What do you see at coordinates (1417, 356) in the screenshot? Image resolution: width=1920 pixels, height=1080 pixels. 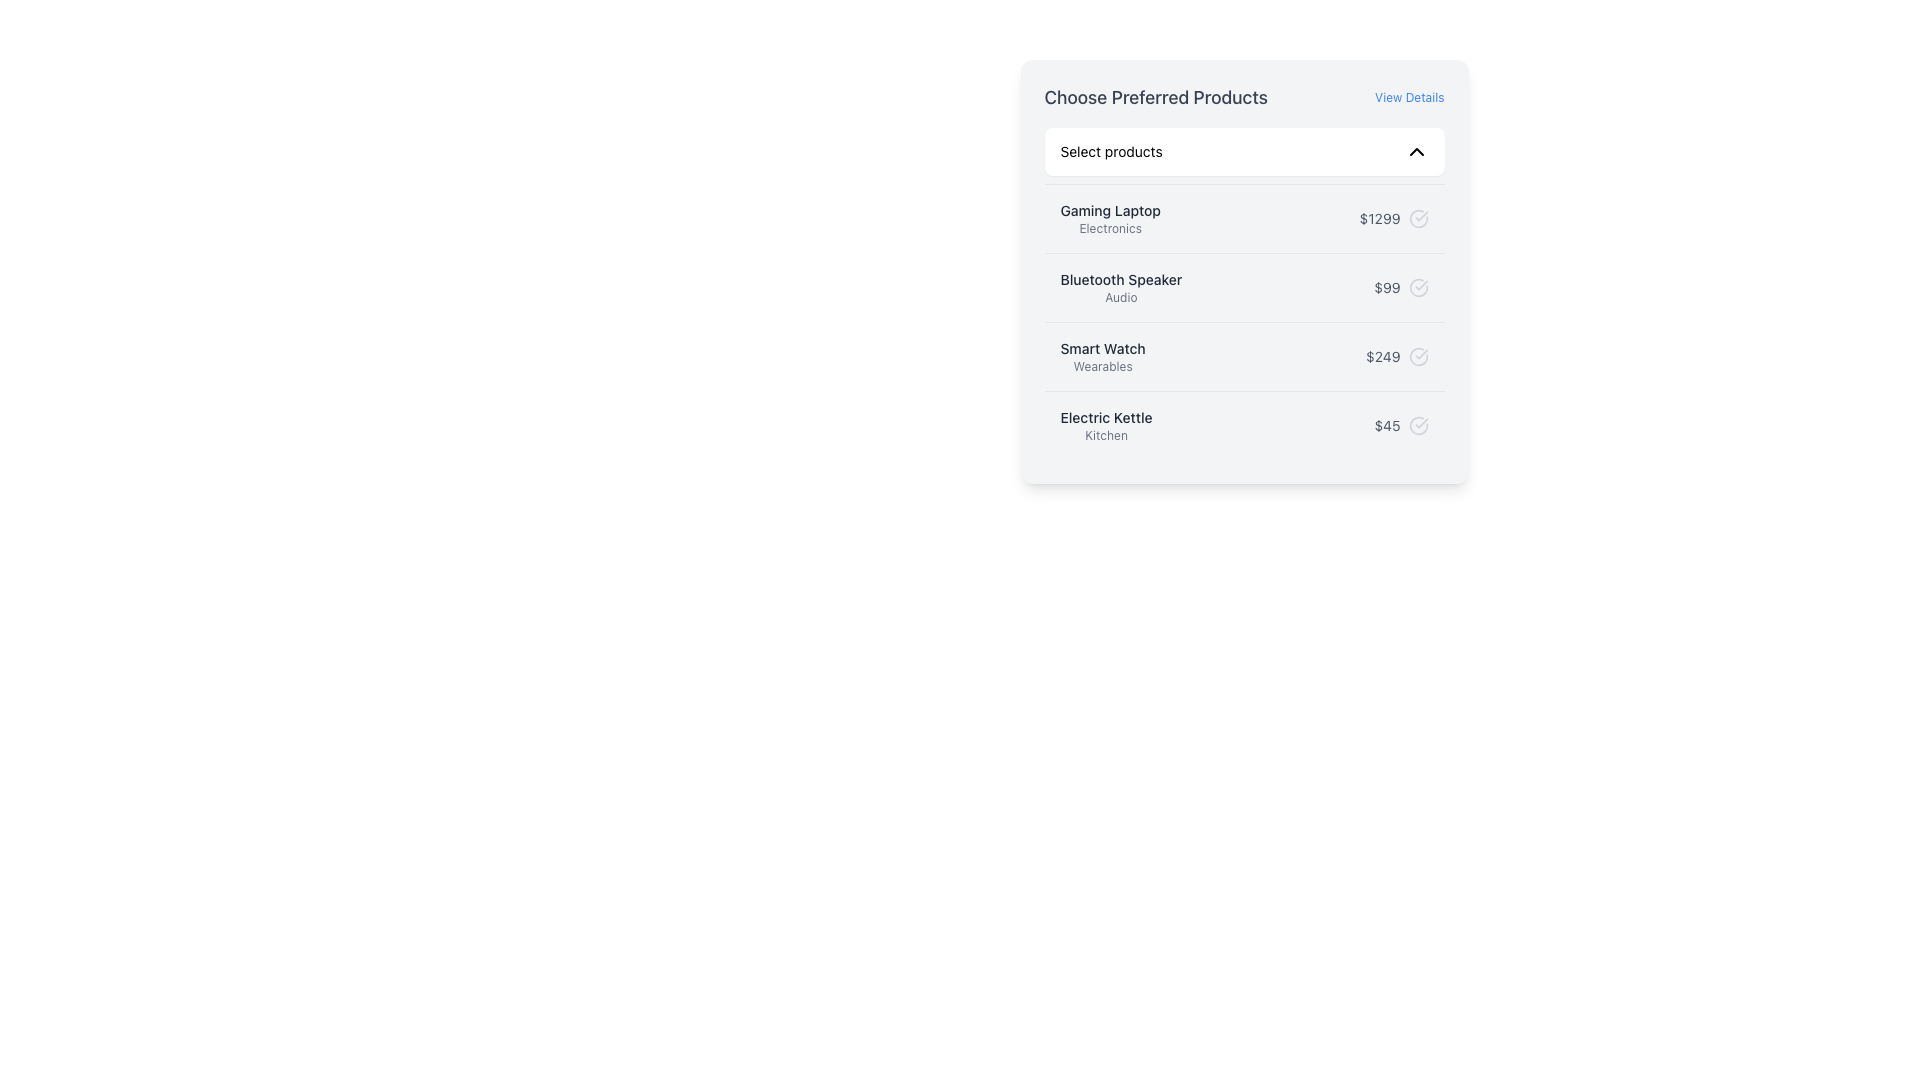 I see `the indicator icon located in the third row, to the right of the price label $249, adjacent to the product name 'Smart Watch'` at bounding box center [1417, 356].